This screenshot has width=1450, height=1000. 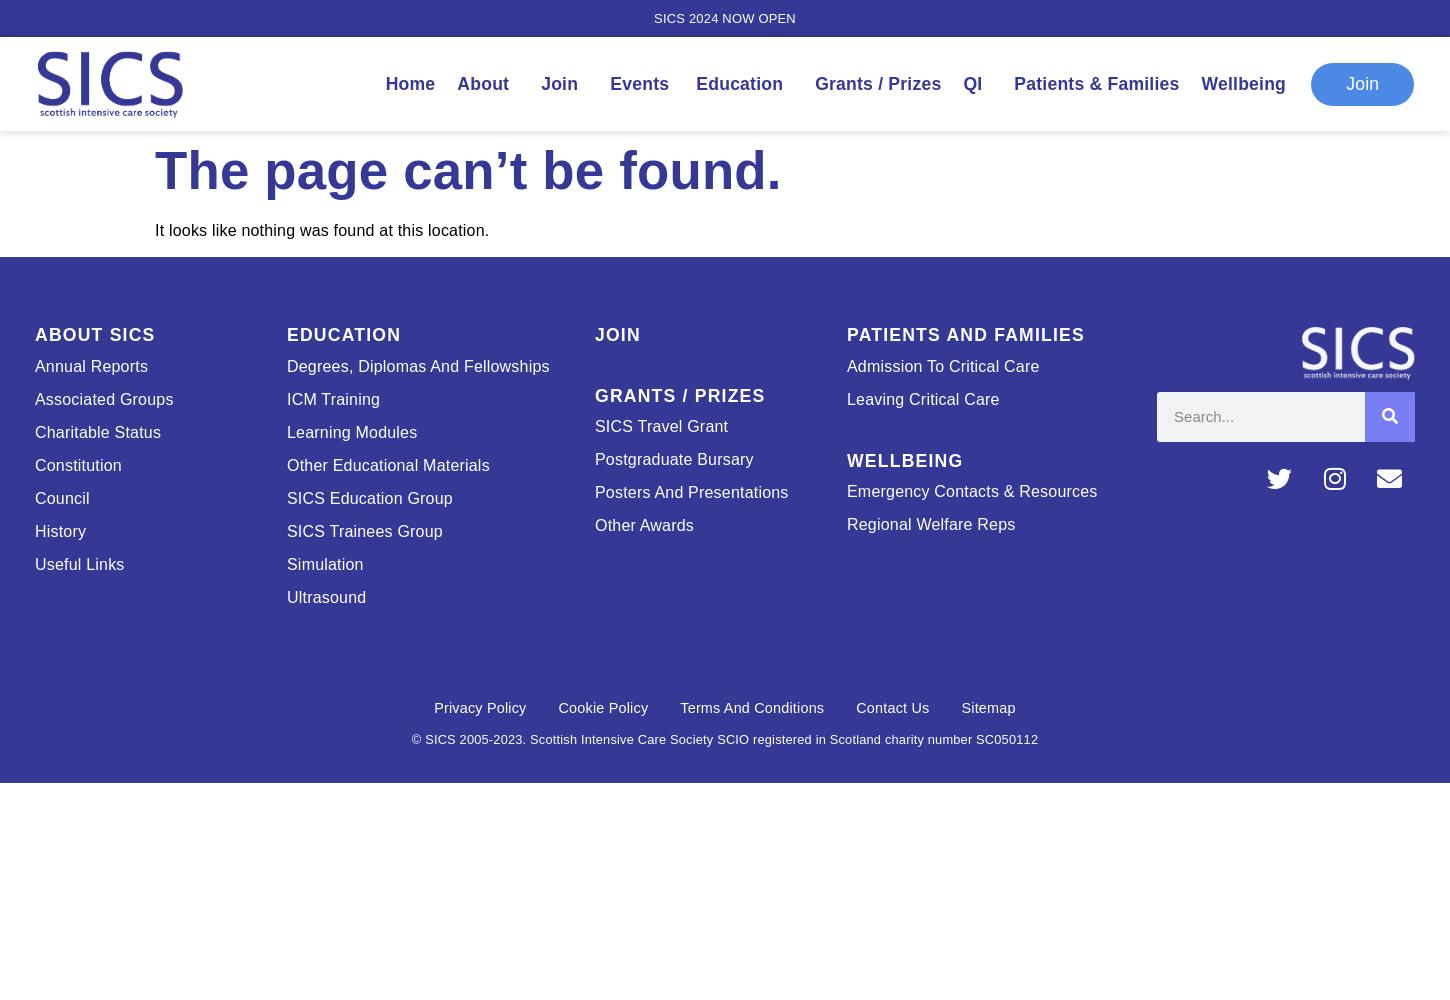 What do you see at coordinates (322, 228) in the screenshot?
I see `'It looks like nothing was found at this location.'` at bounding box center [322, 228].